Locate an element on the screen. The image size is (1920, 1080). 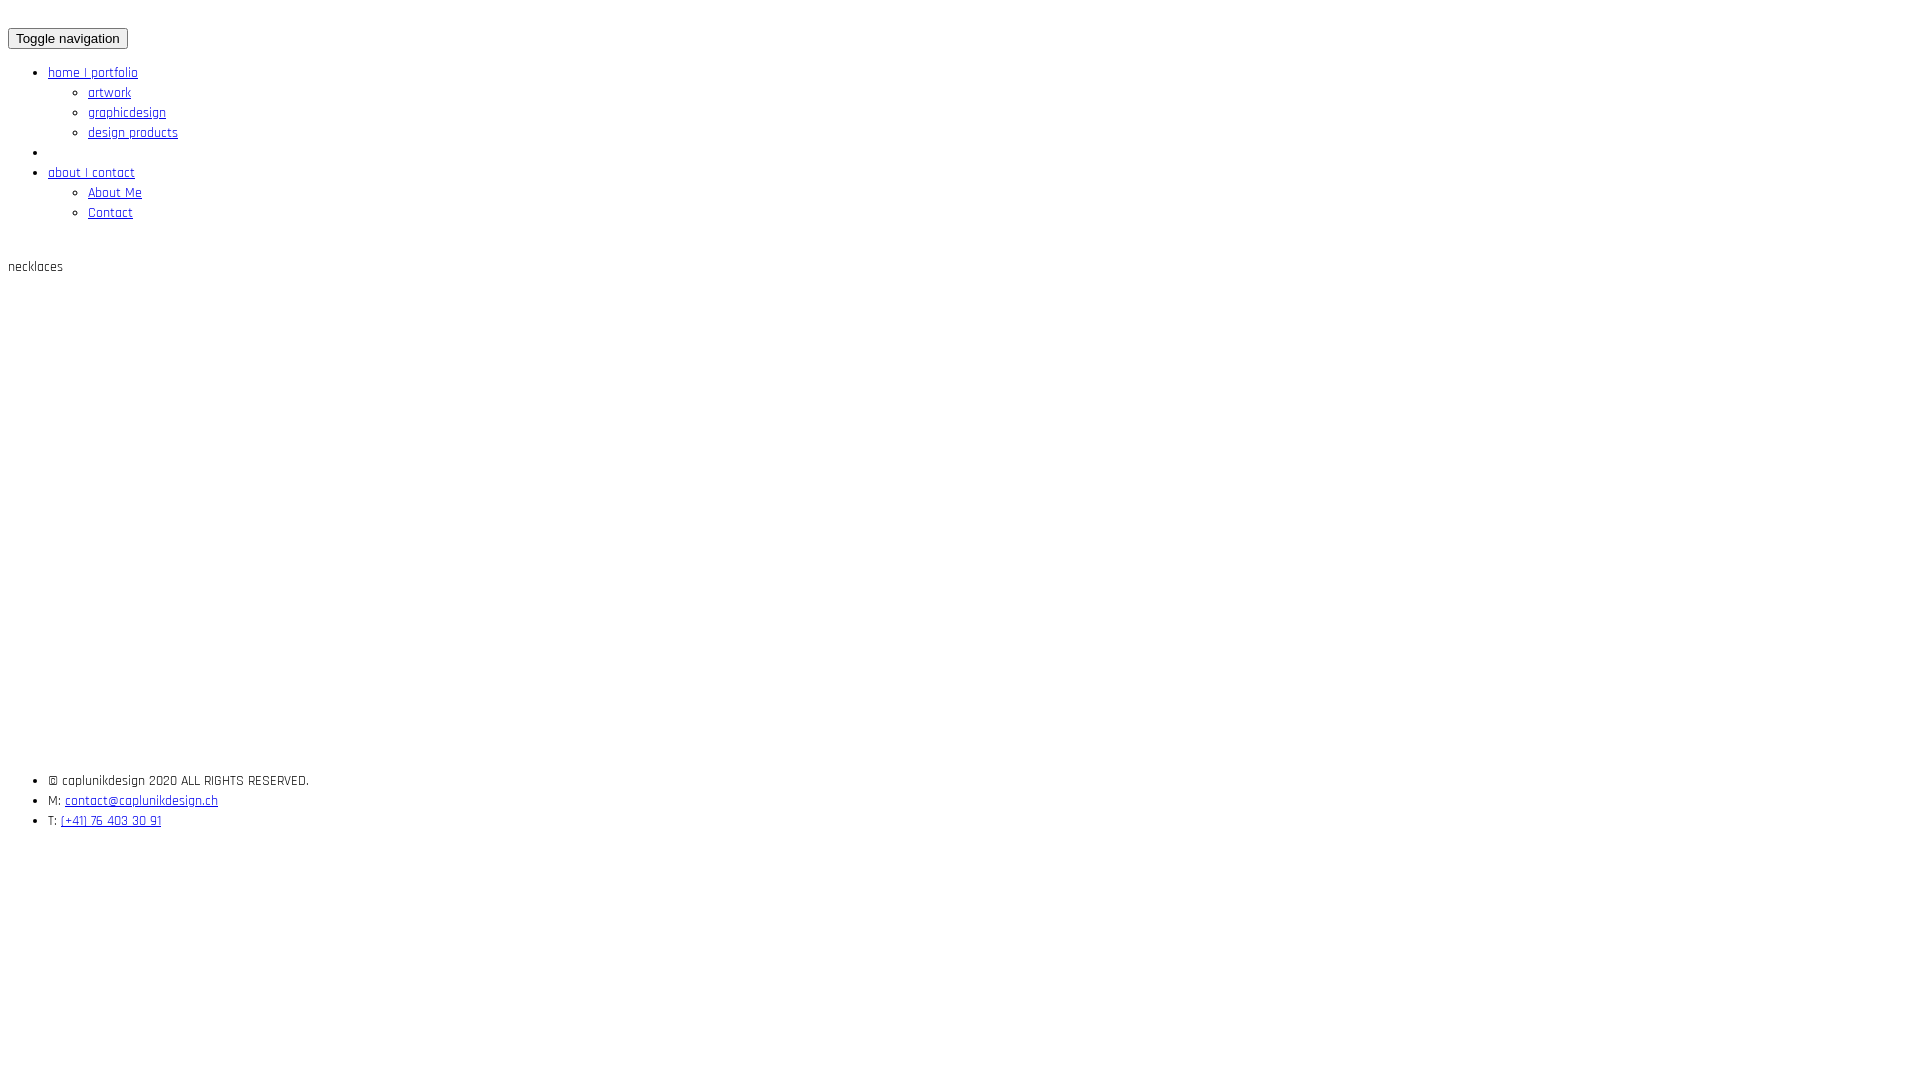
'artwork' is located at coordinates (108, 92).